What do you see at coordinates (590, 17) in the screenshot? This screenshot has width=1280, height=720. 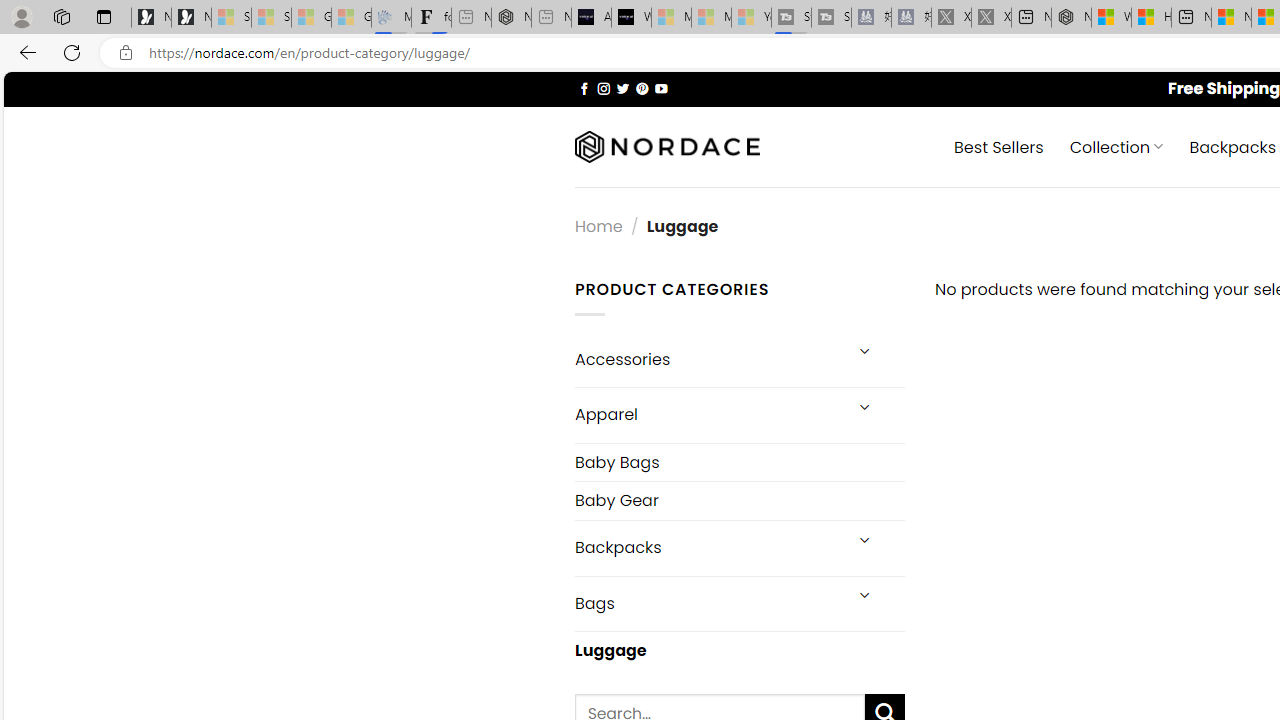 I see `'AI Voice Changer for PC and Mac - Voice.ai'` at bounding box center [590, 17].